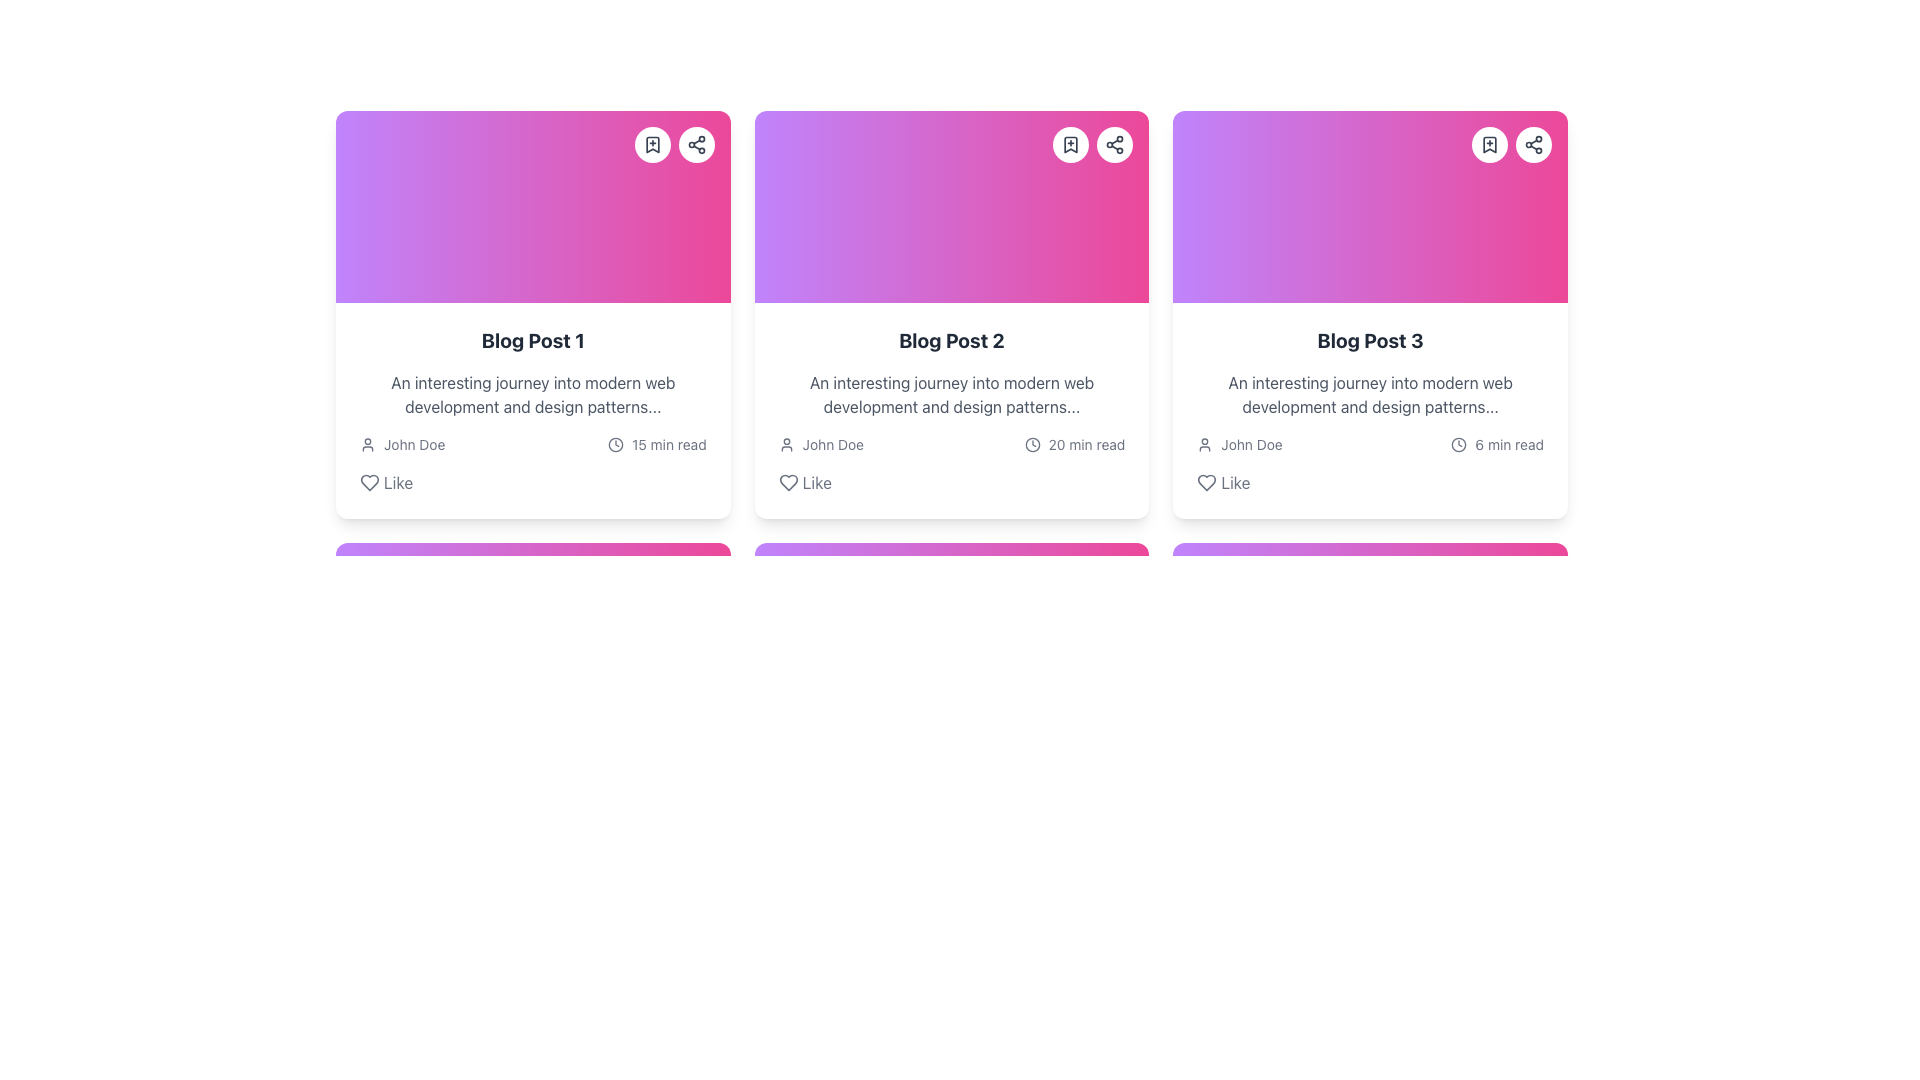 Image resolution: width=1920 pixels, height=1080 pixels. I want to click on the author details component, so click(1238, 443).